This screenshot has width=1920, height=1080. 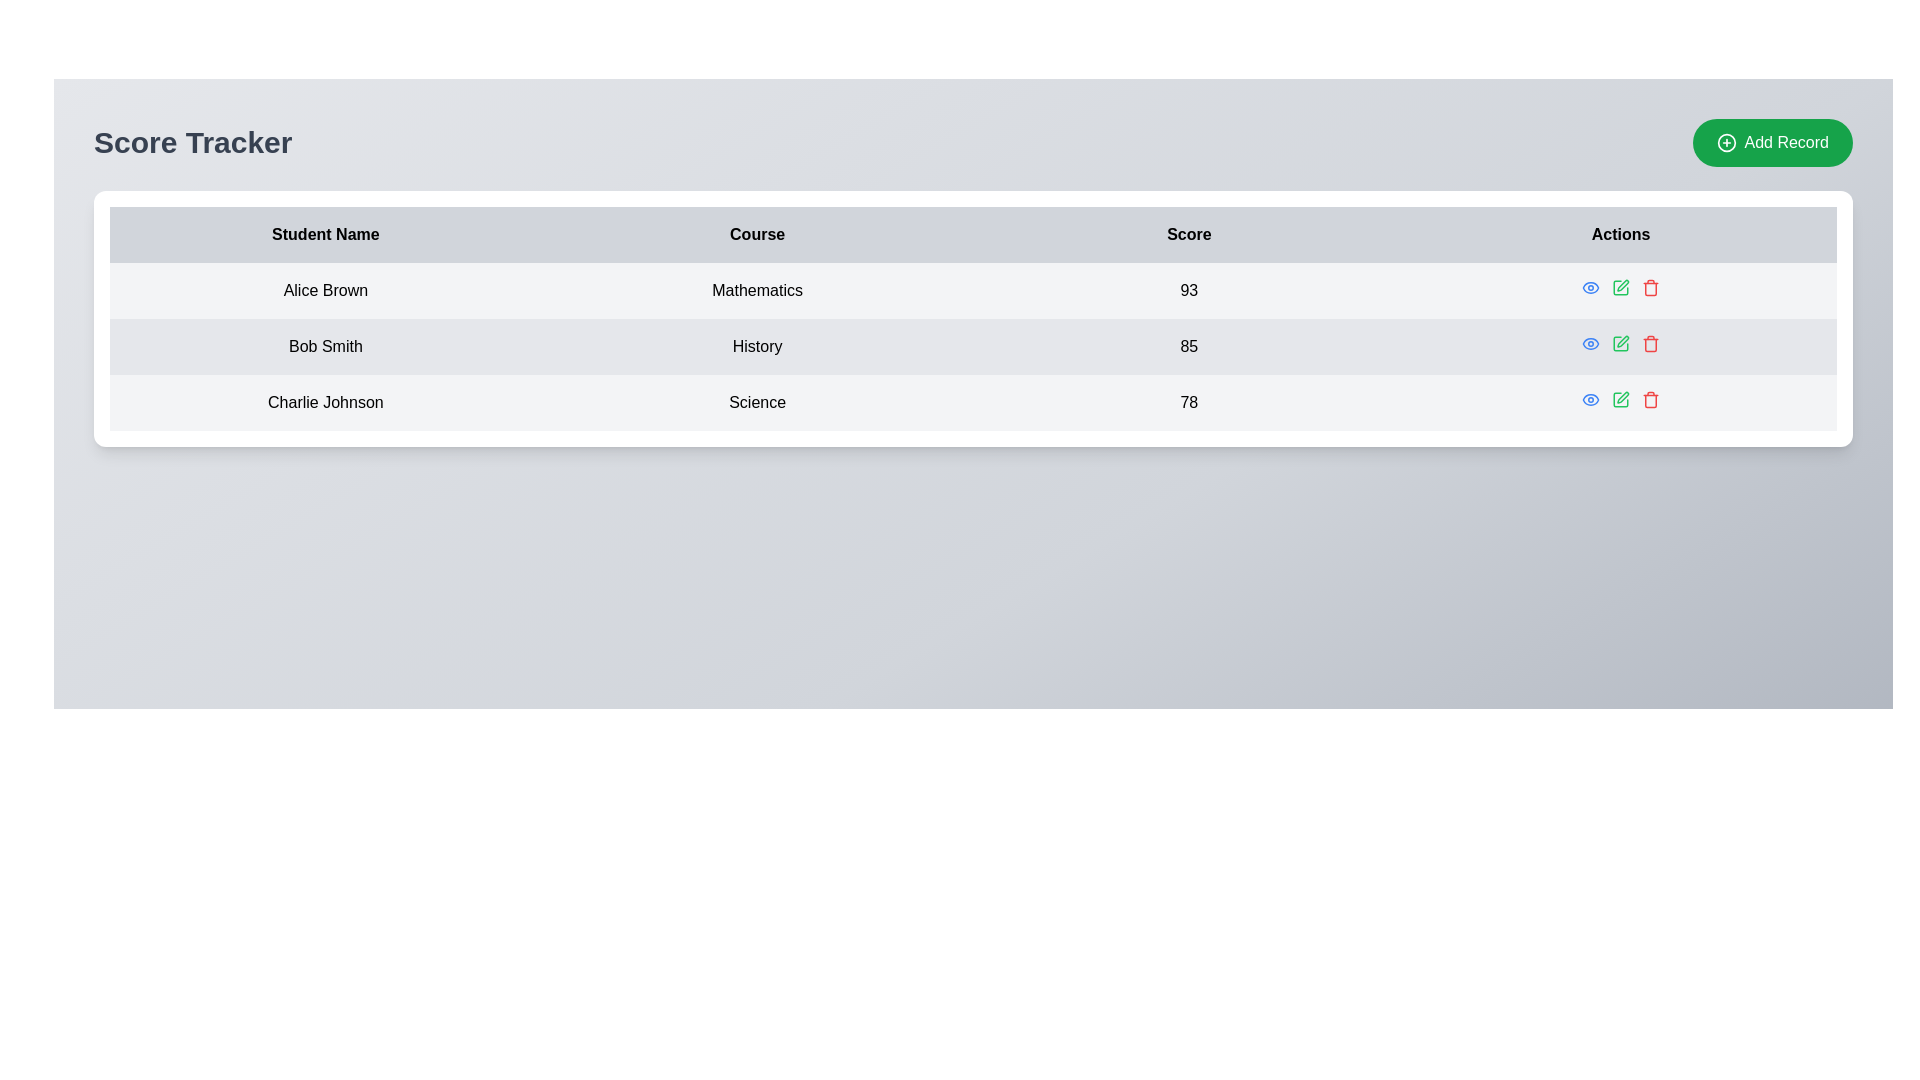 What do you see at coordinates (1621, 342) in the screenshot?
I see `the edit icon button located in the 'Actions' column of the last row in the table` at bounding box center [1621, 342].